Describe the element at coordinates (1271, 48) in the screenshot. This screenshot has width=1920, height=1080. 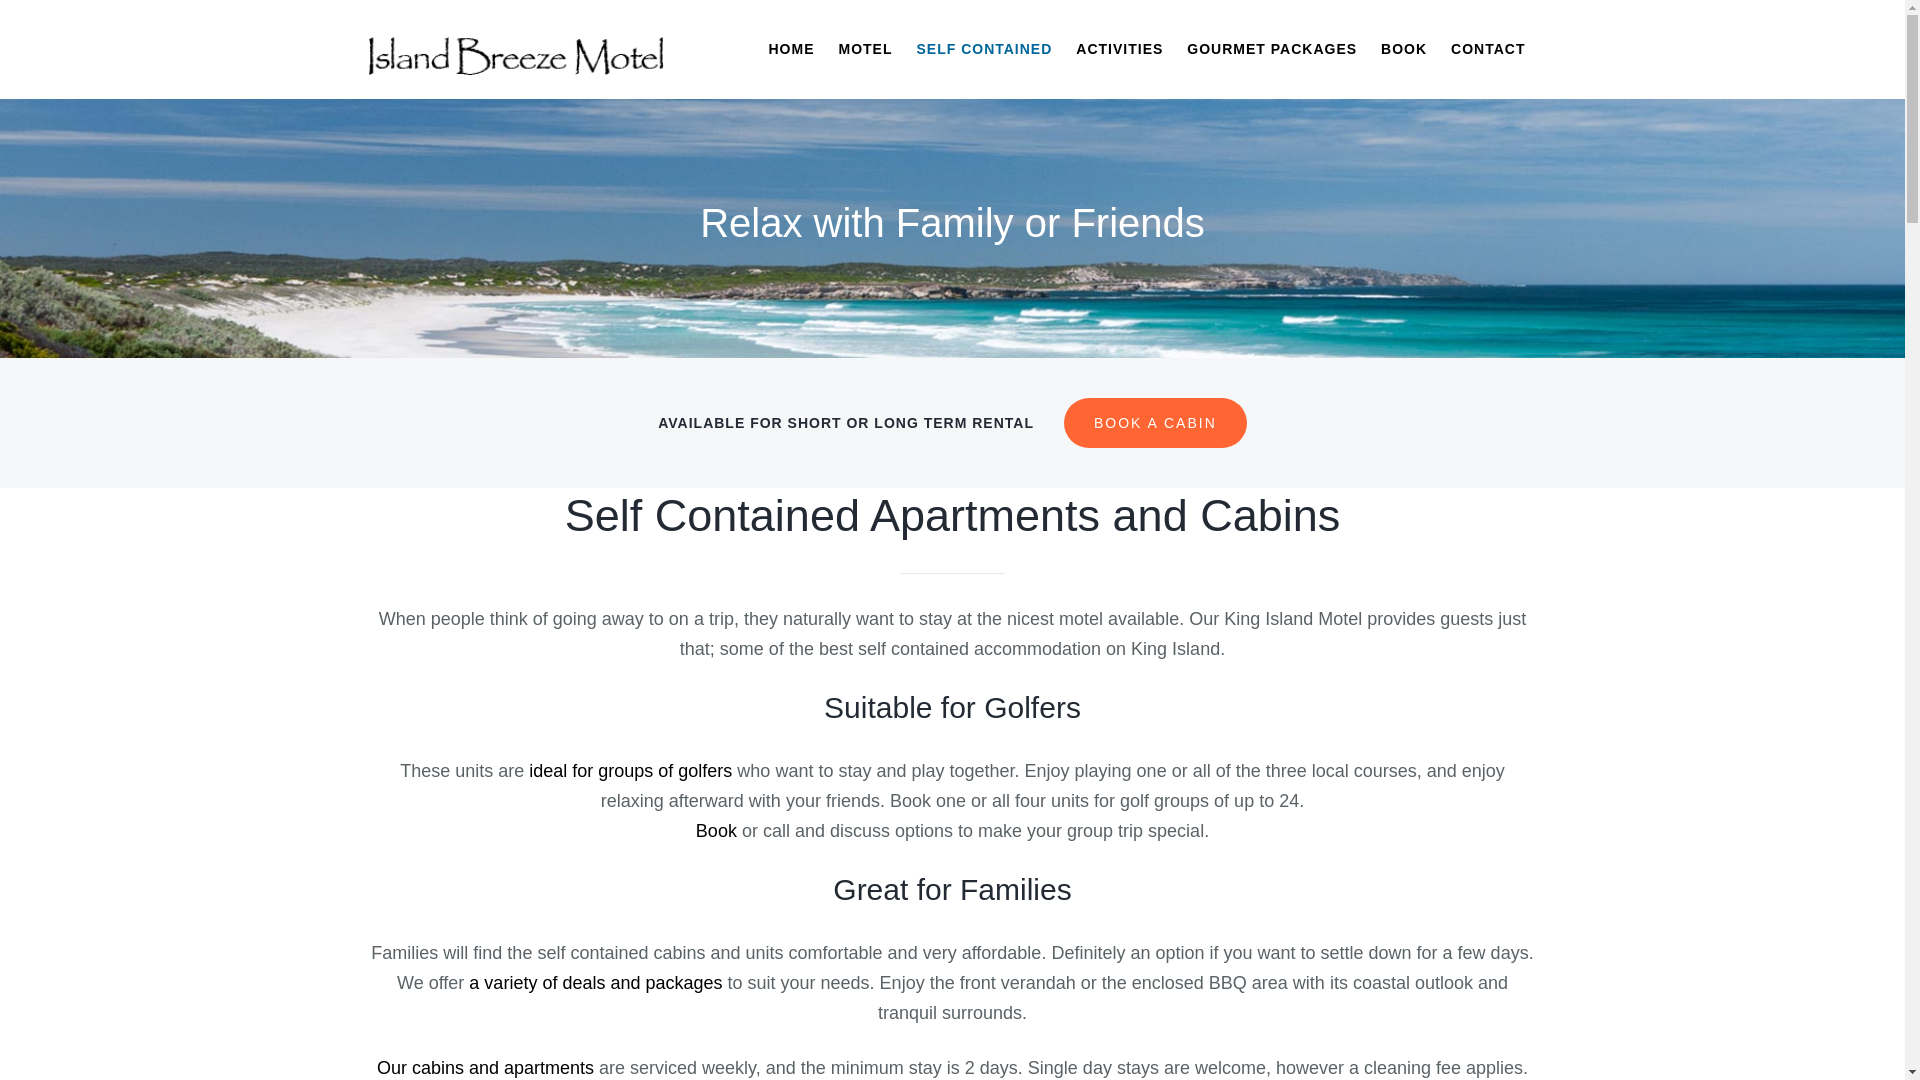
I see `'GOURMET PACKAGES'` at that location.